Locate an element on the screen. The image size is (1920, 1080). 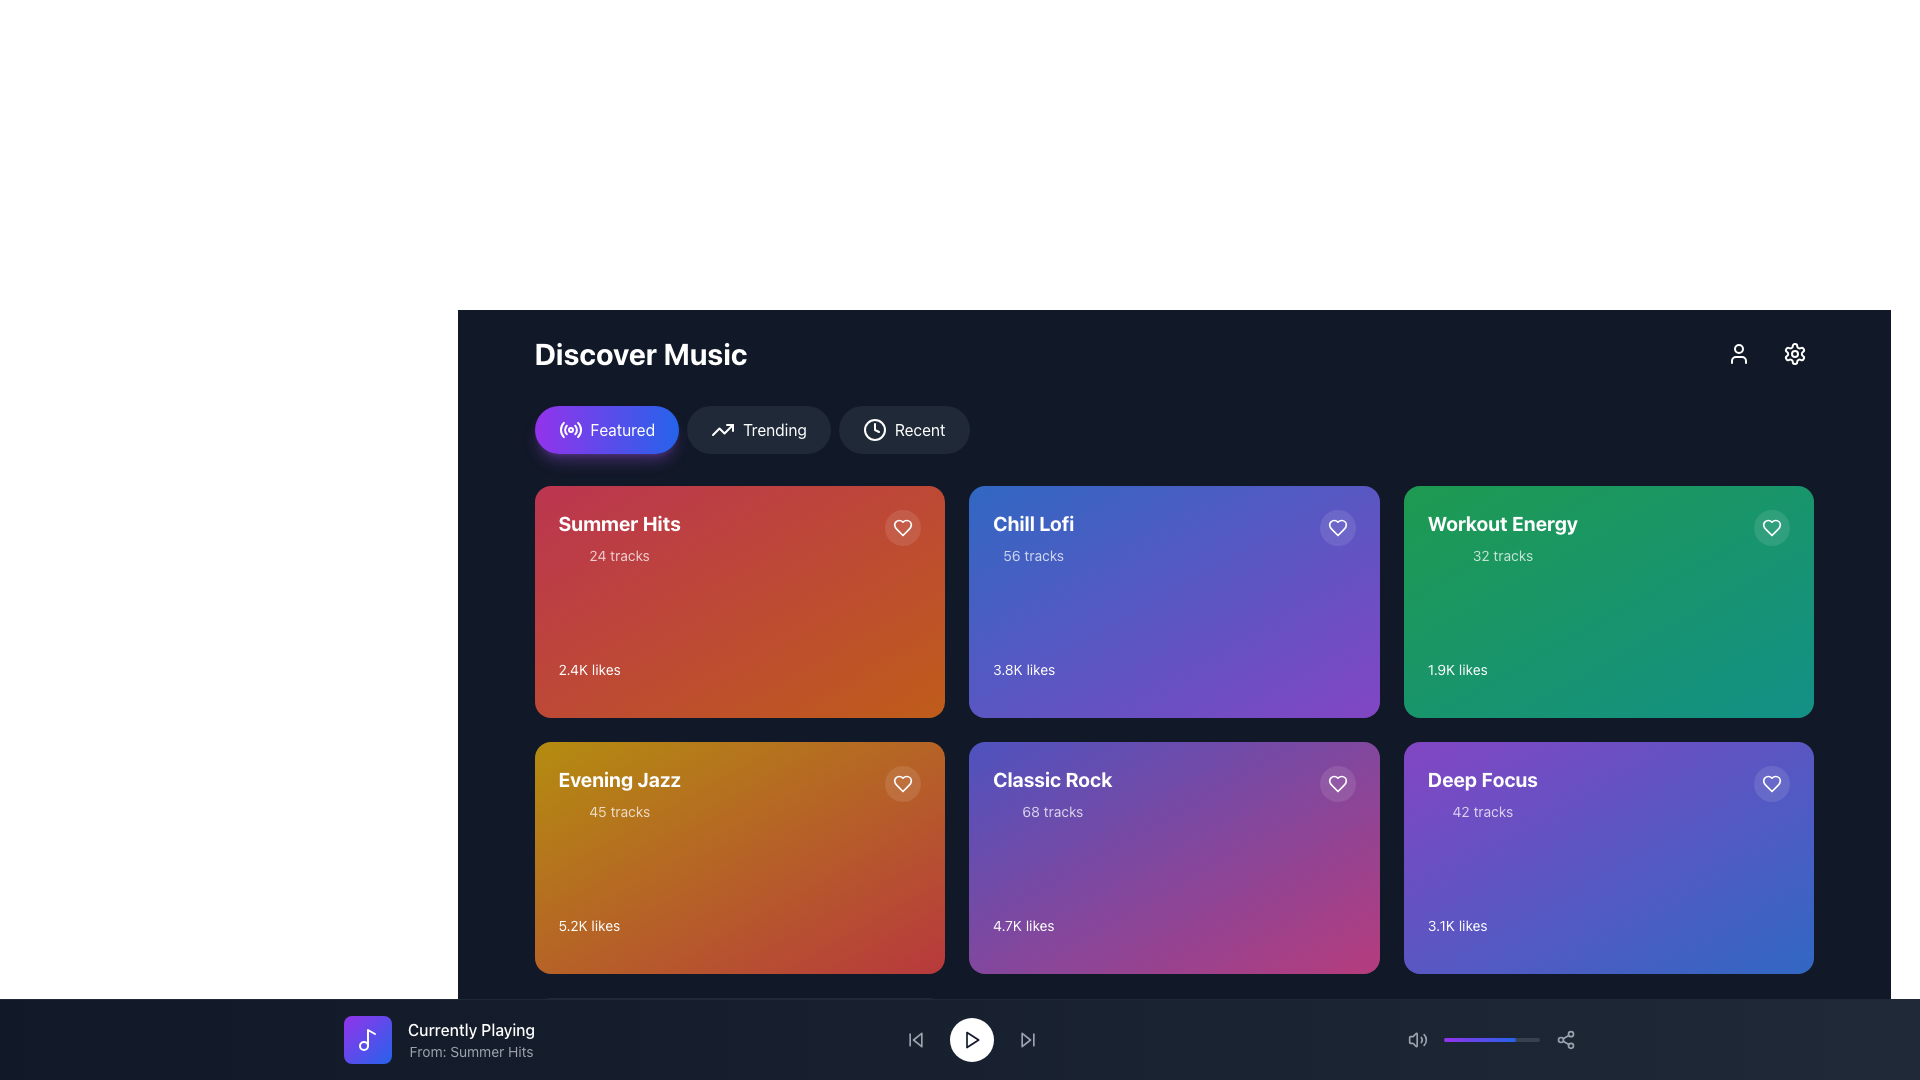
the 'Evening Jazz' playlist tile, which is a rectangular tile with rounded corners, a gradient background from yellow to red, displaying 'Evening Jazz' in bold at the top, '45 tracks' below, and '5.2K likes' at the bottom is located at coordinates (738, 856).